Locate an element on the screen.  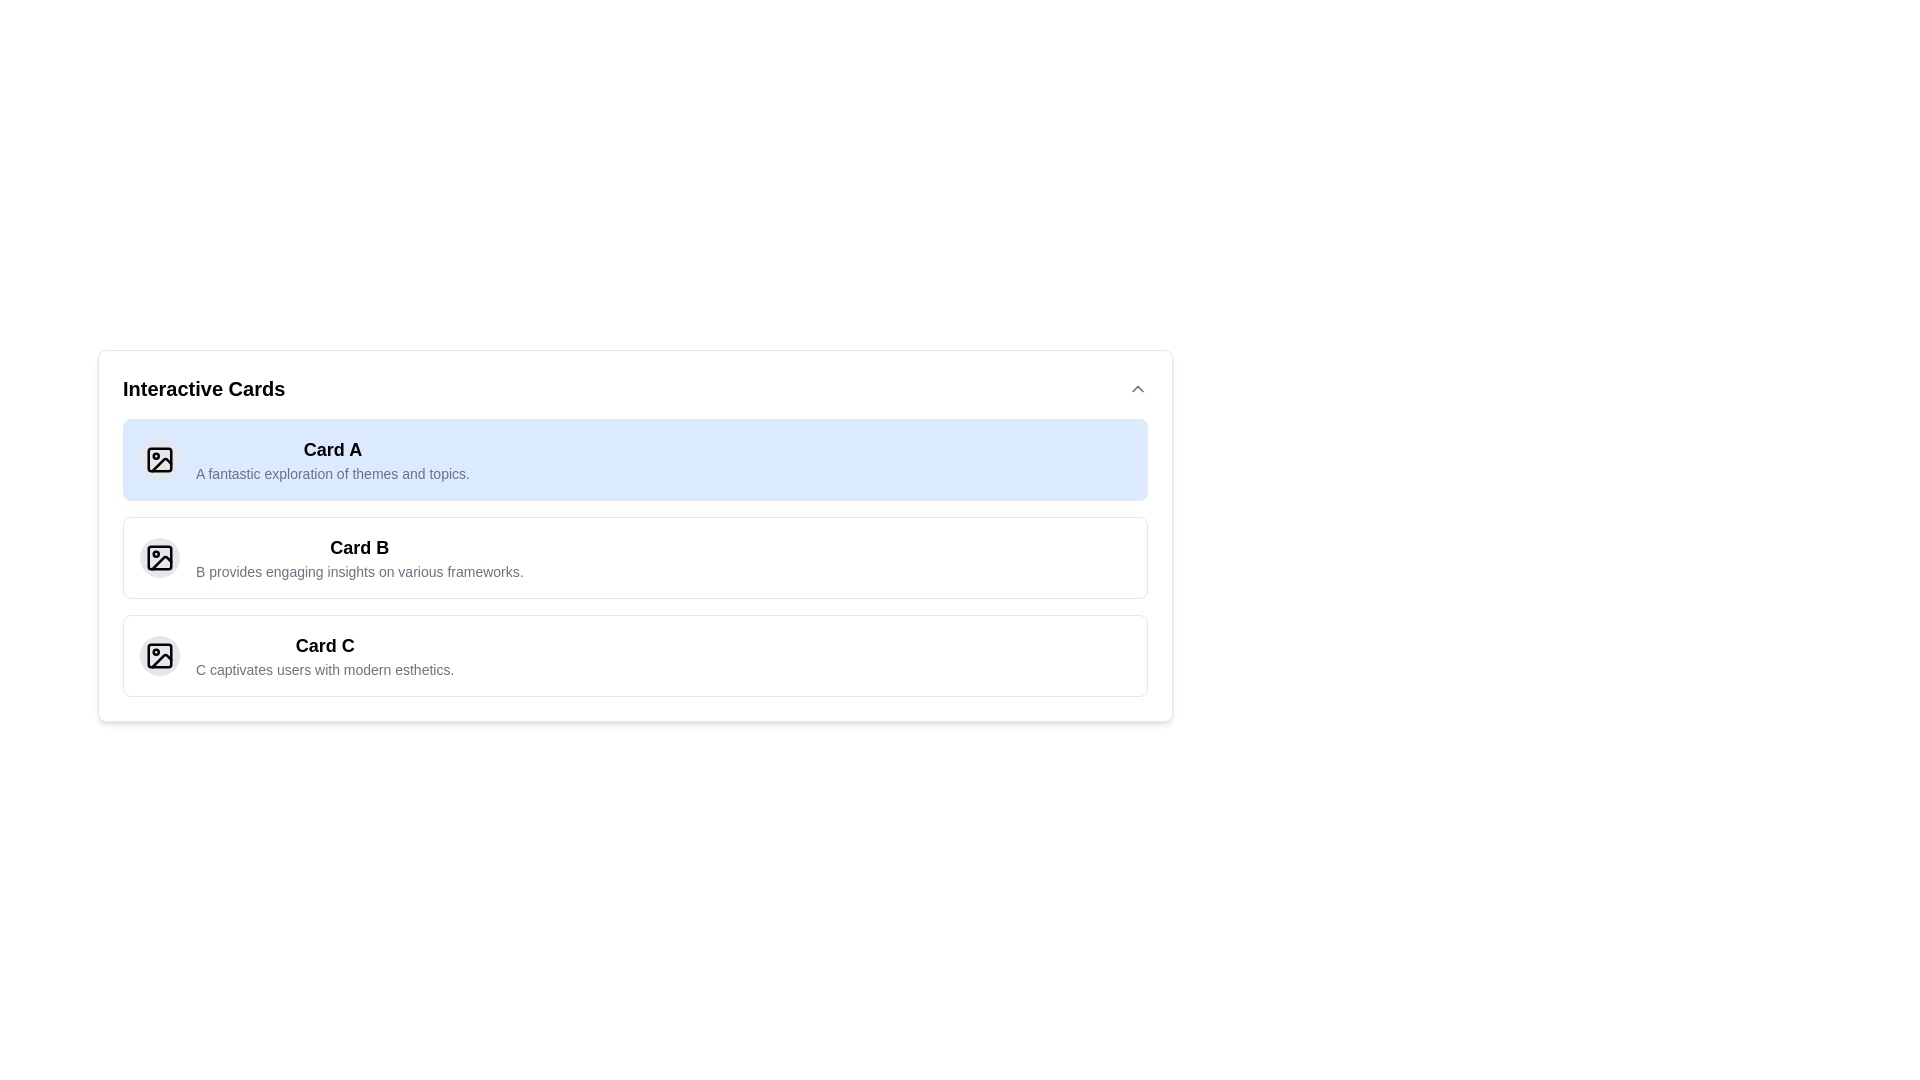
the text element displaying 'Card C', which is styled in bold and larger font, located within the third card of the vertical list titled 'Interactive Cards' is located at coordinates (325, 645).